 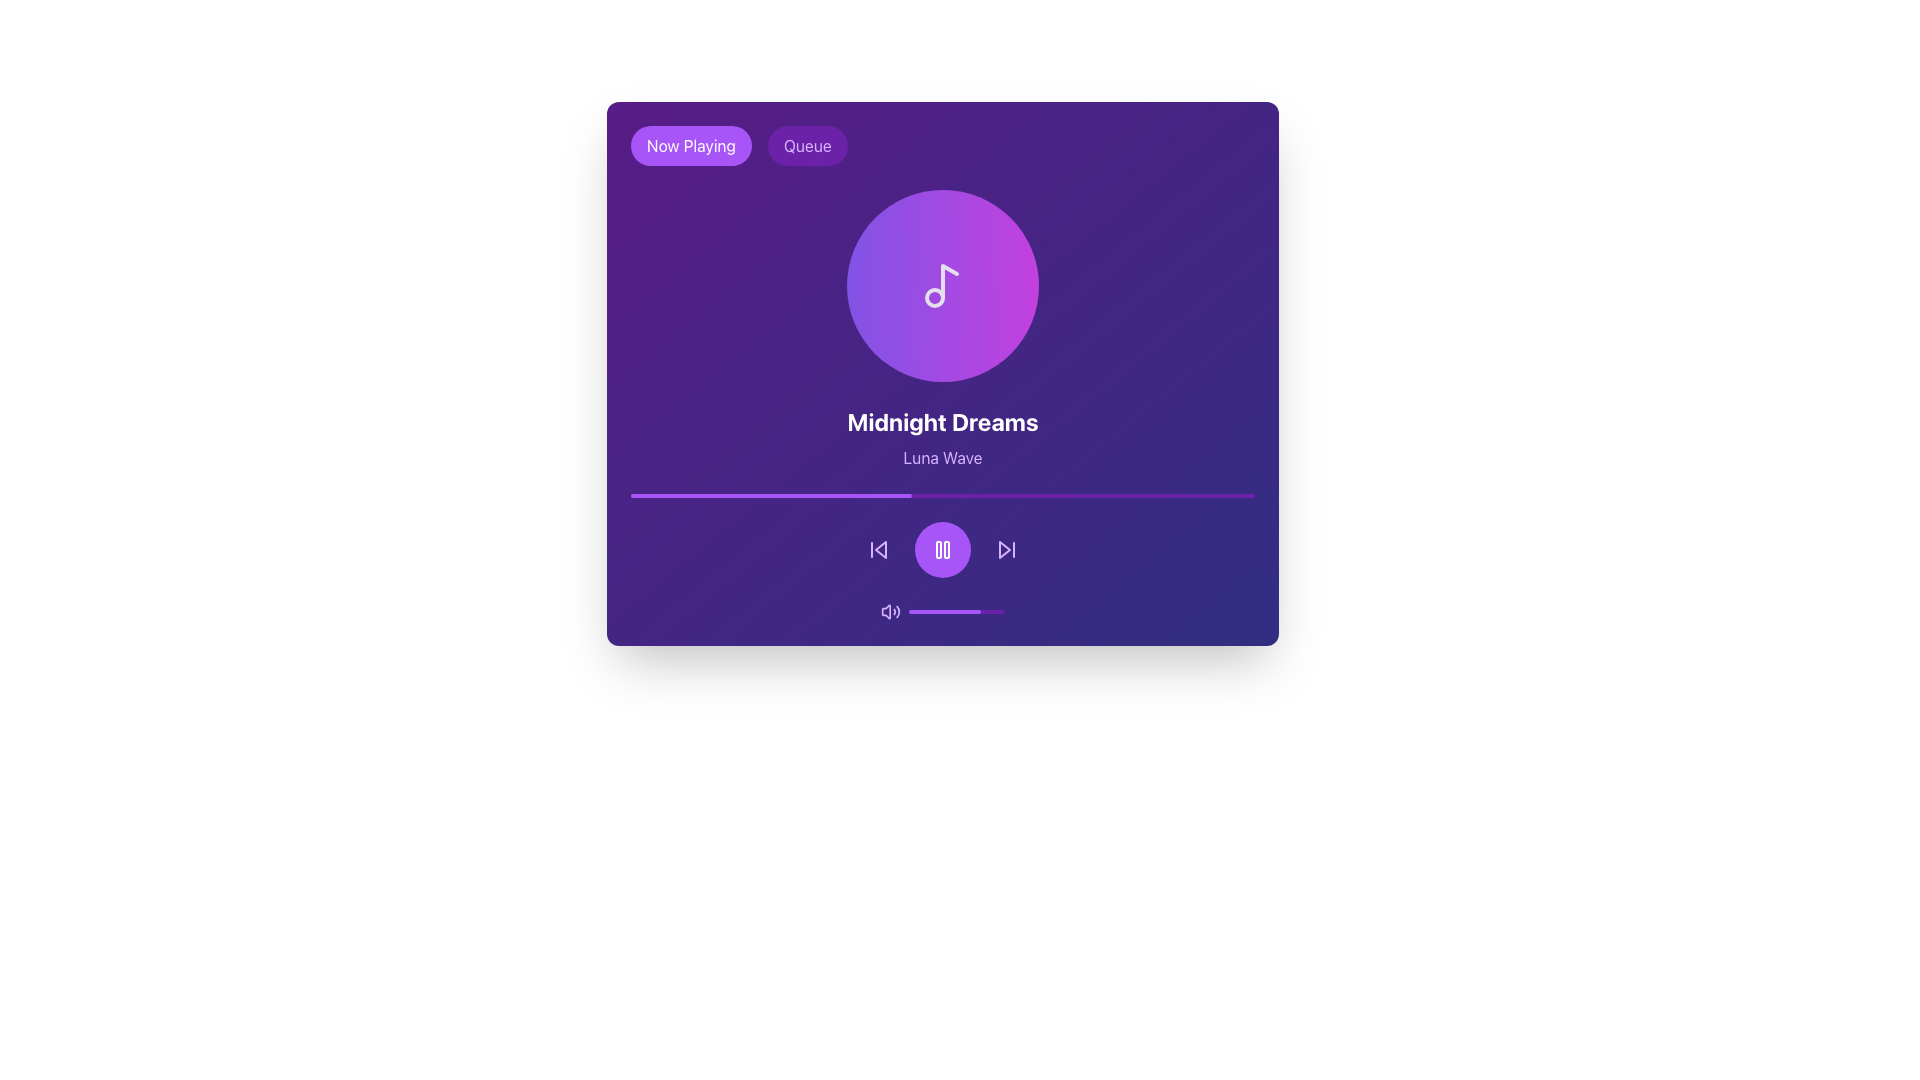 What do you see at coordinates (878, 550) in the screenshot?
I see `the skip backward button, which is the first button on the left in the row of control icons below the track information section` at bounding box center [878, 550].